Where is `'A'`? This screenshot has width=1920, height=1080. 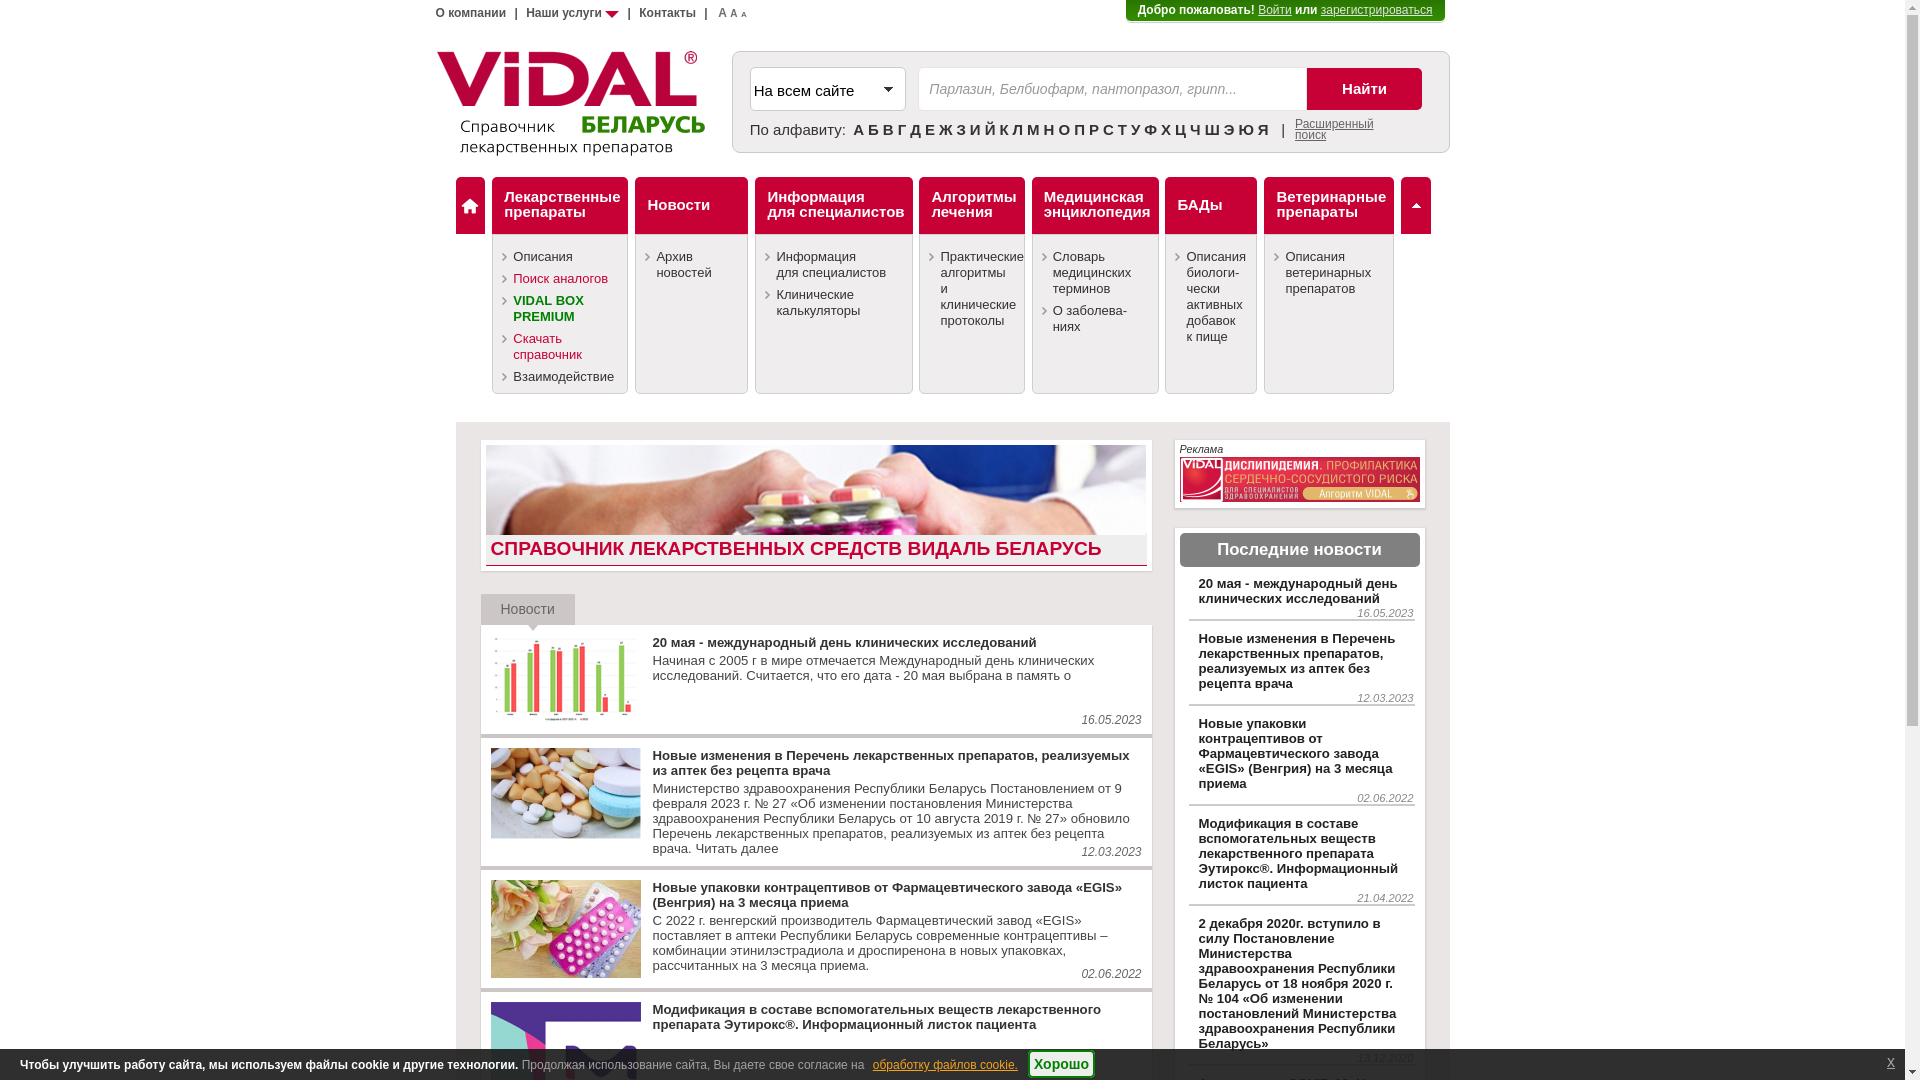 'A' is located at coordinates (743, 14).